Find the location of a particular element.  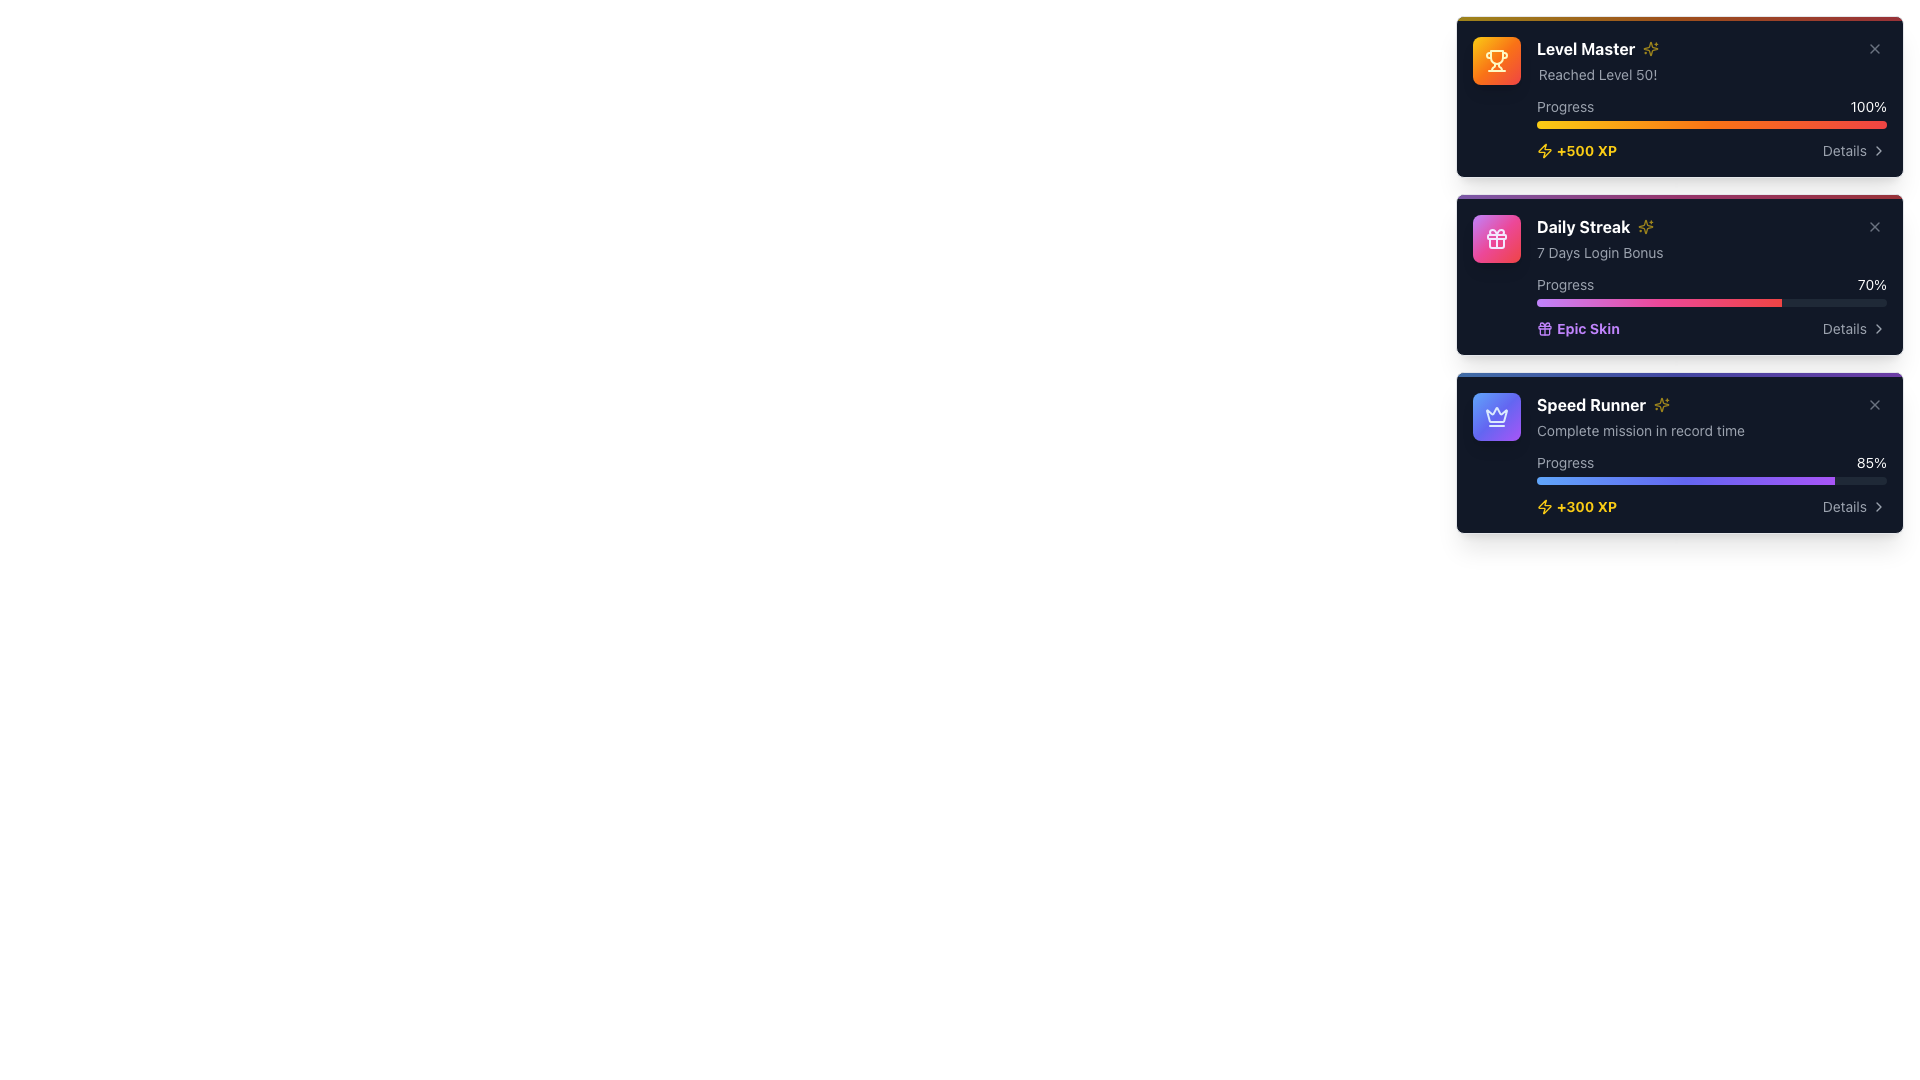

the 'Details' link/button located in the bottom-right corner of the 'Epic Skin' block to observe the color transition from gray to white is located at coordinates (1853, 327).